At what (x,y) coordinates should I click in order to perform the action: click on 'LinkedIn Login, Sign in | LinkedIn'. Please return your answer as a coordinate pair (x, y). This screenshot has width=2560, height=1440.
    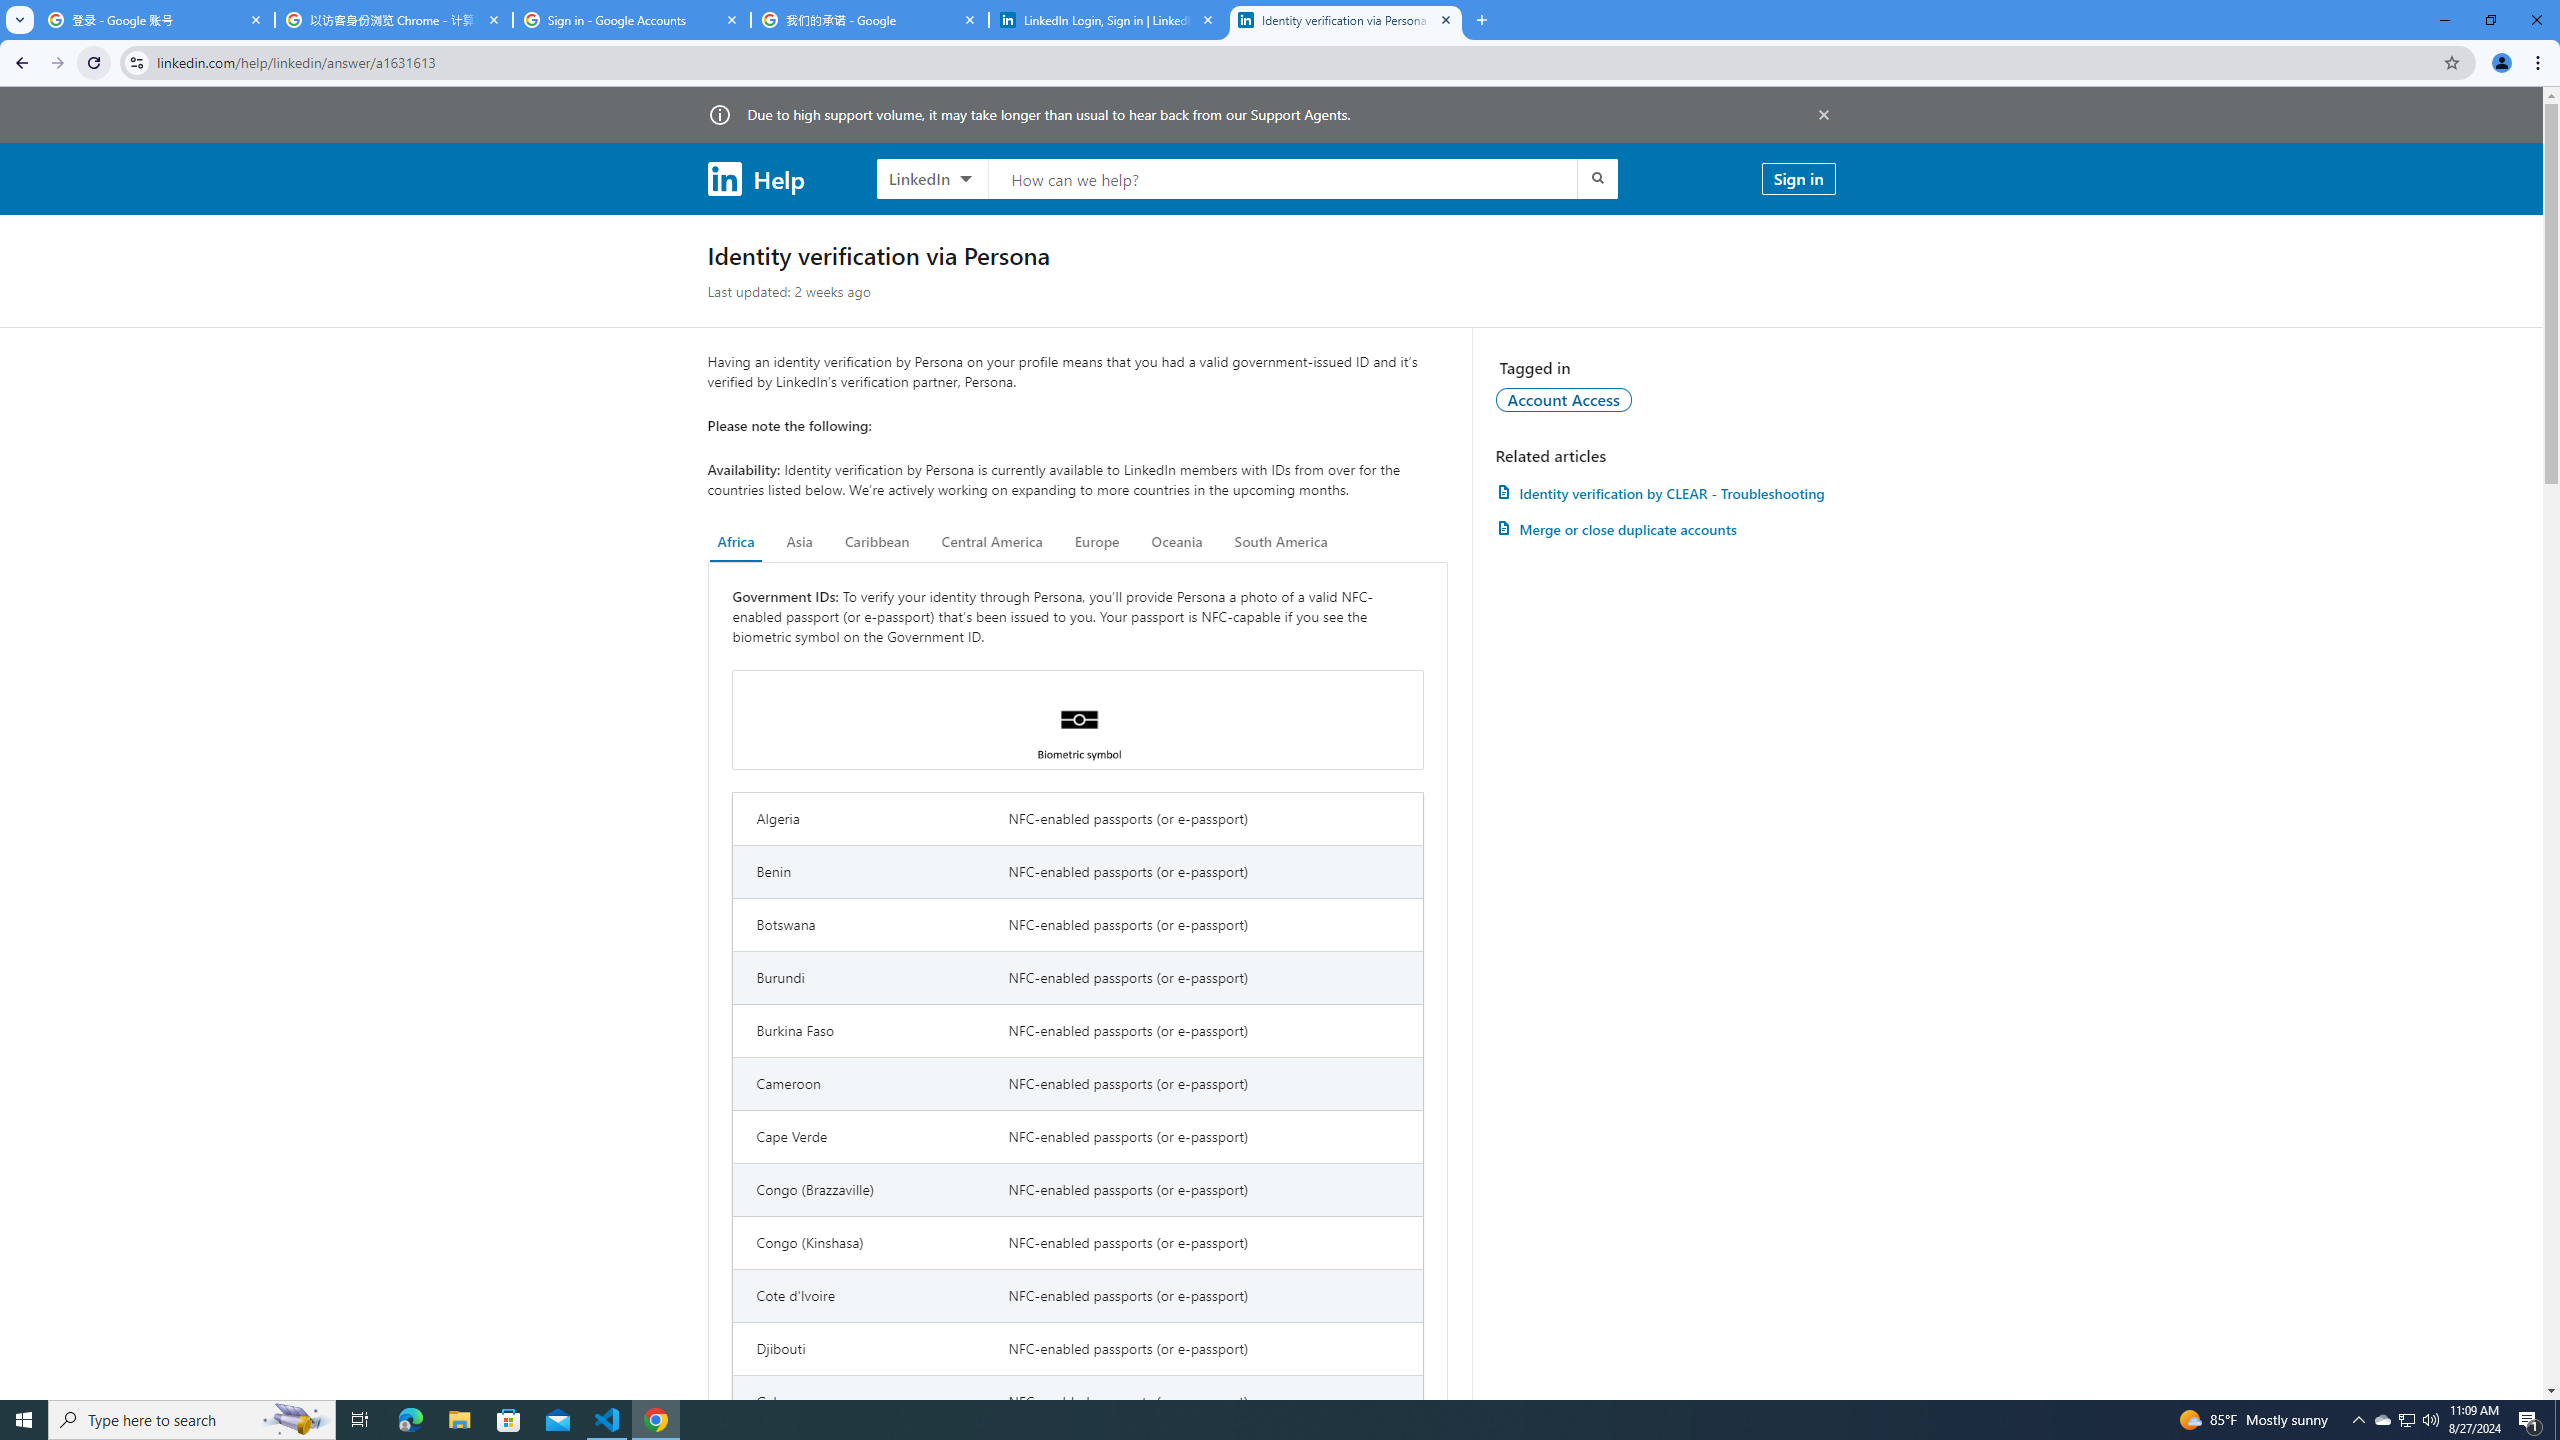
    Looking at the image, I should click on (1108, 19).